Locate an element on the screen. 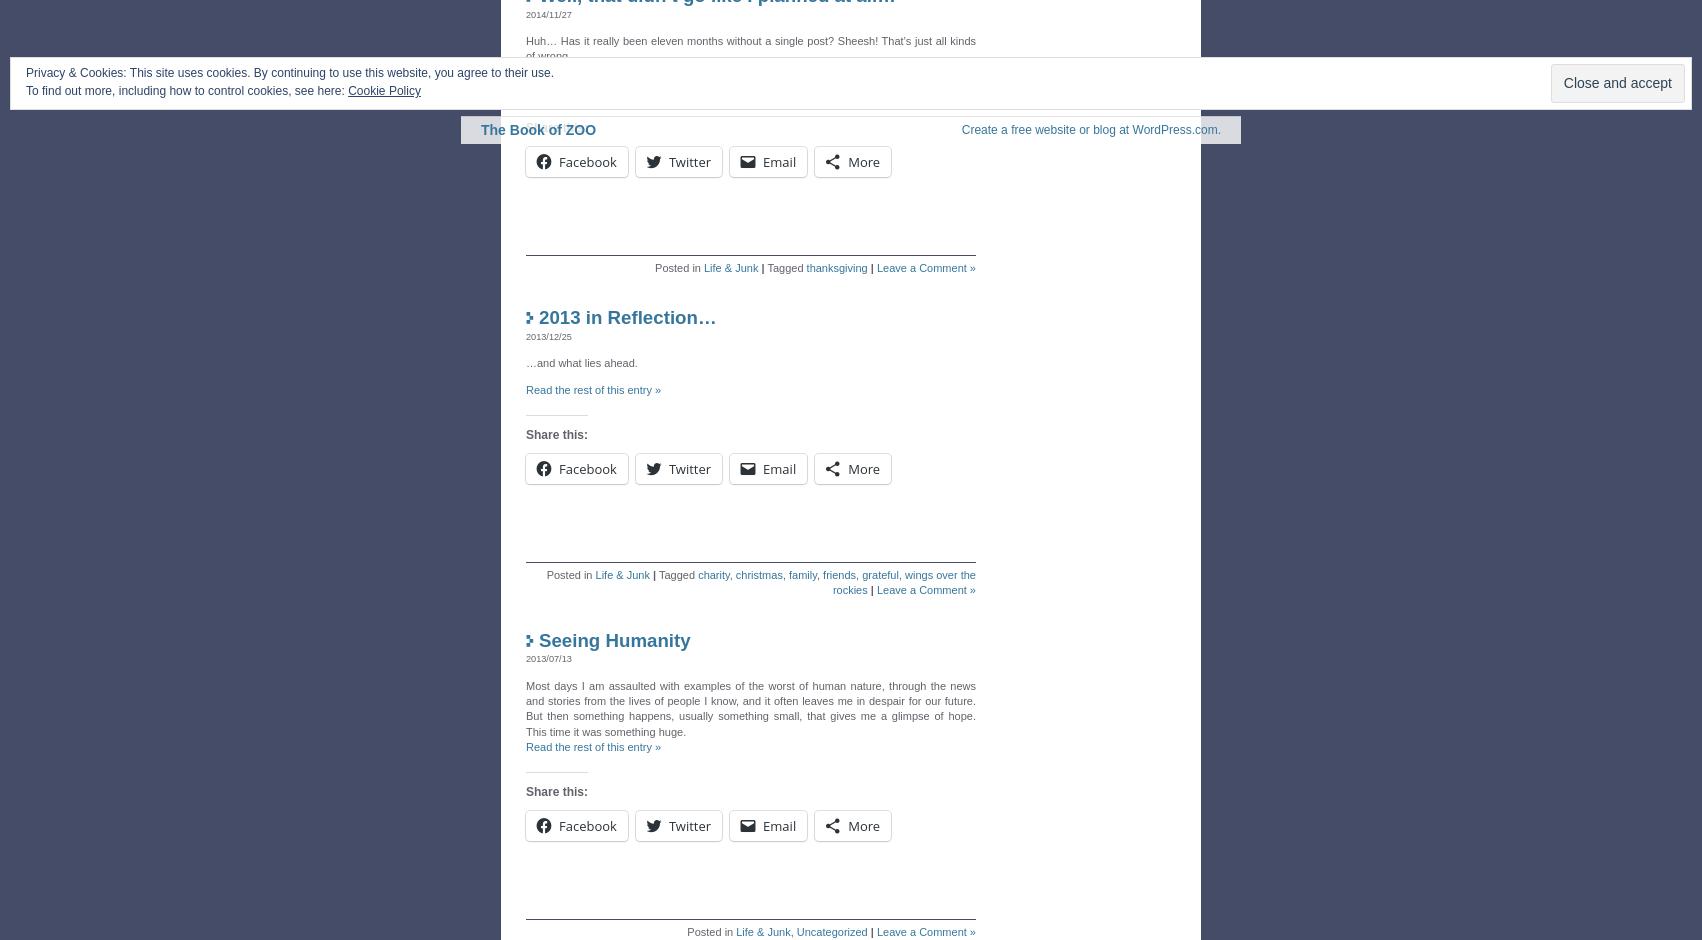 This screenshot has height=940, width=1702. 'Huh… Has it really been eleven months without a single post? Sheesh! That’s just all kinds of wrong.' is located at coordinates (524, 47).